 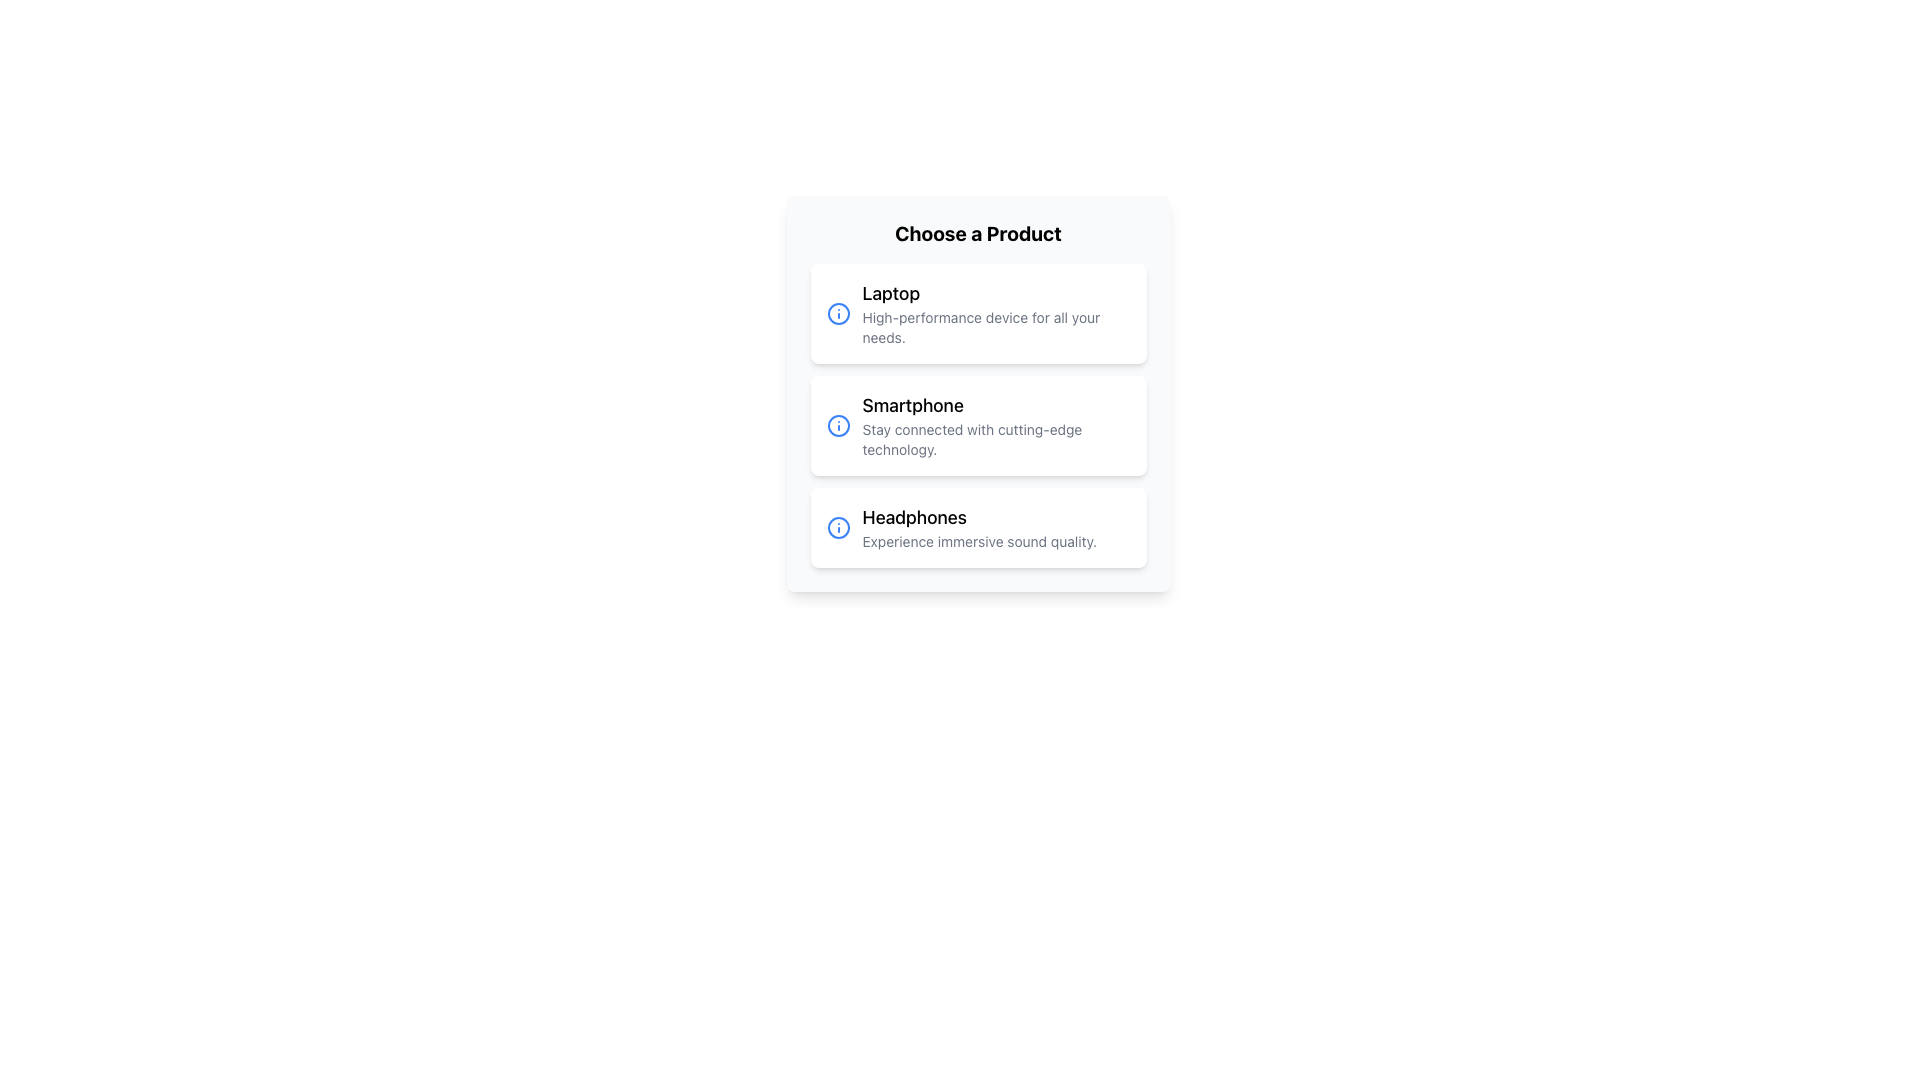 What do you see at coordinates (996, 542) in the screenshot?
I see `the text label that contains 'Experience immersive sound quality.' positioned beneath the title 'Headphones.'` at bounding box center [996, 542].